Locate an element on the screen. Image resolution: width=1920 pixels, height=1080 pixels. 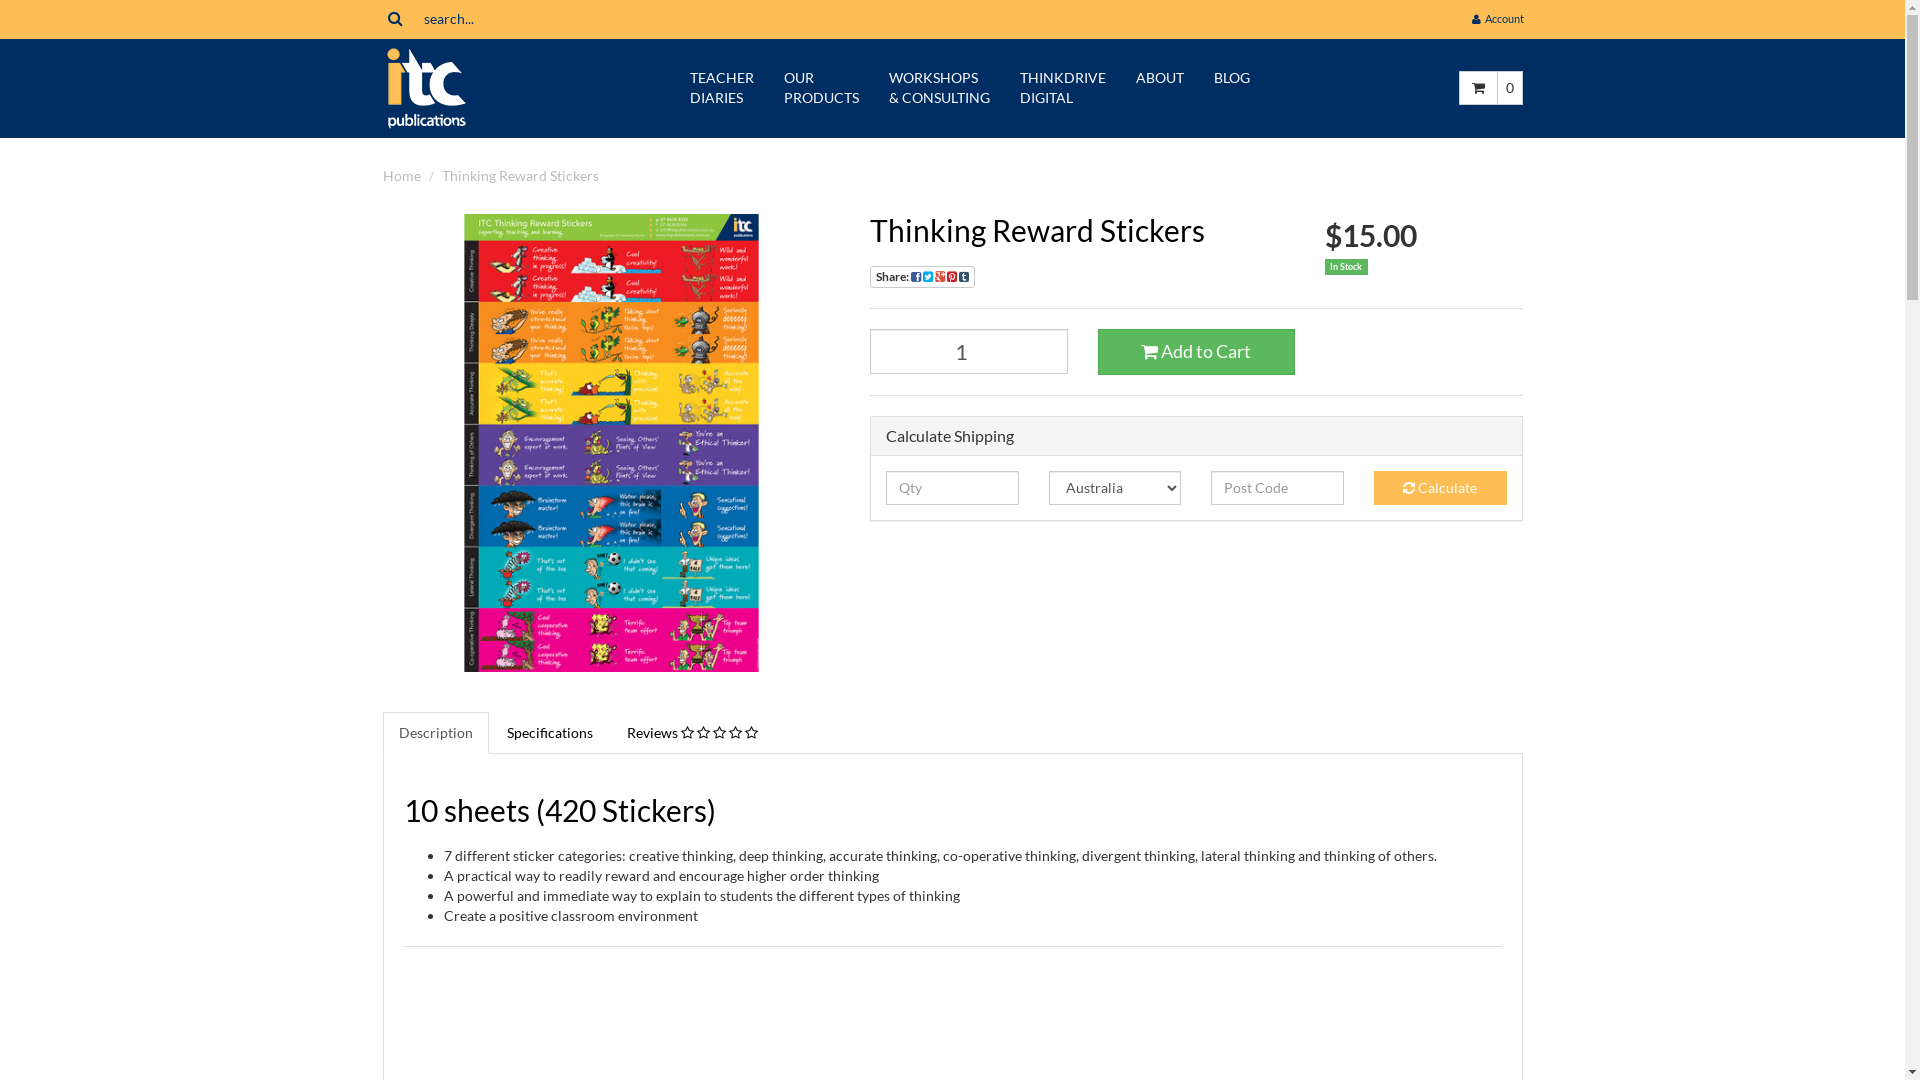
'THINKDRIVE is located at coordinates (1061, 87).